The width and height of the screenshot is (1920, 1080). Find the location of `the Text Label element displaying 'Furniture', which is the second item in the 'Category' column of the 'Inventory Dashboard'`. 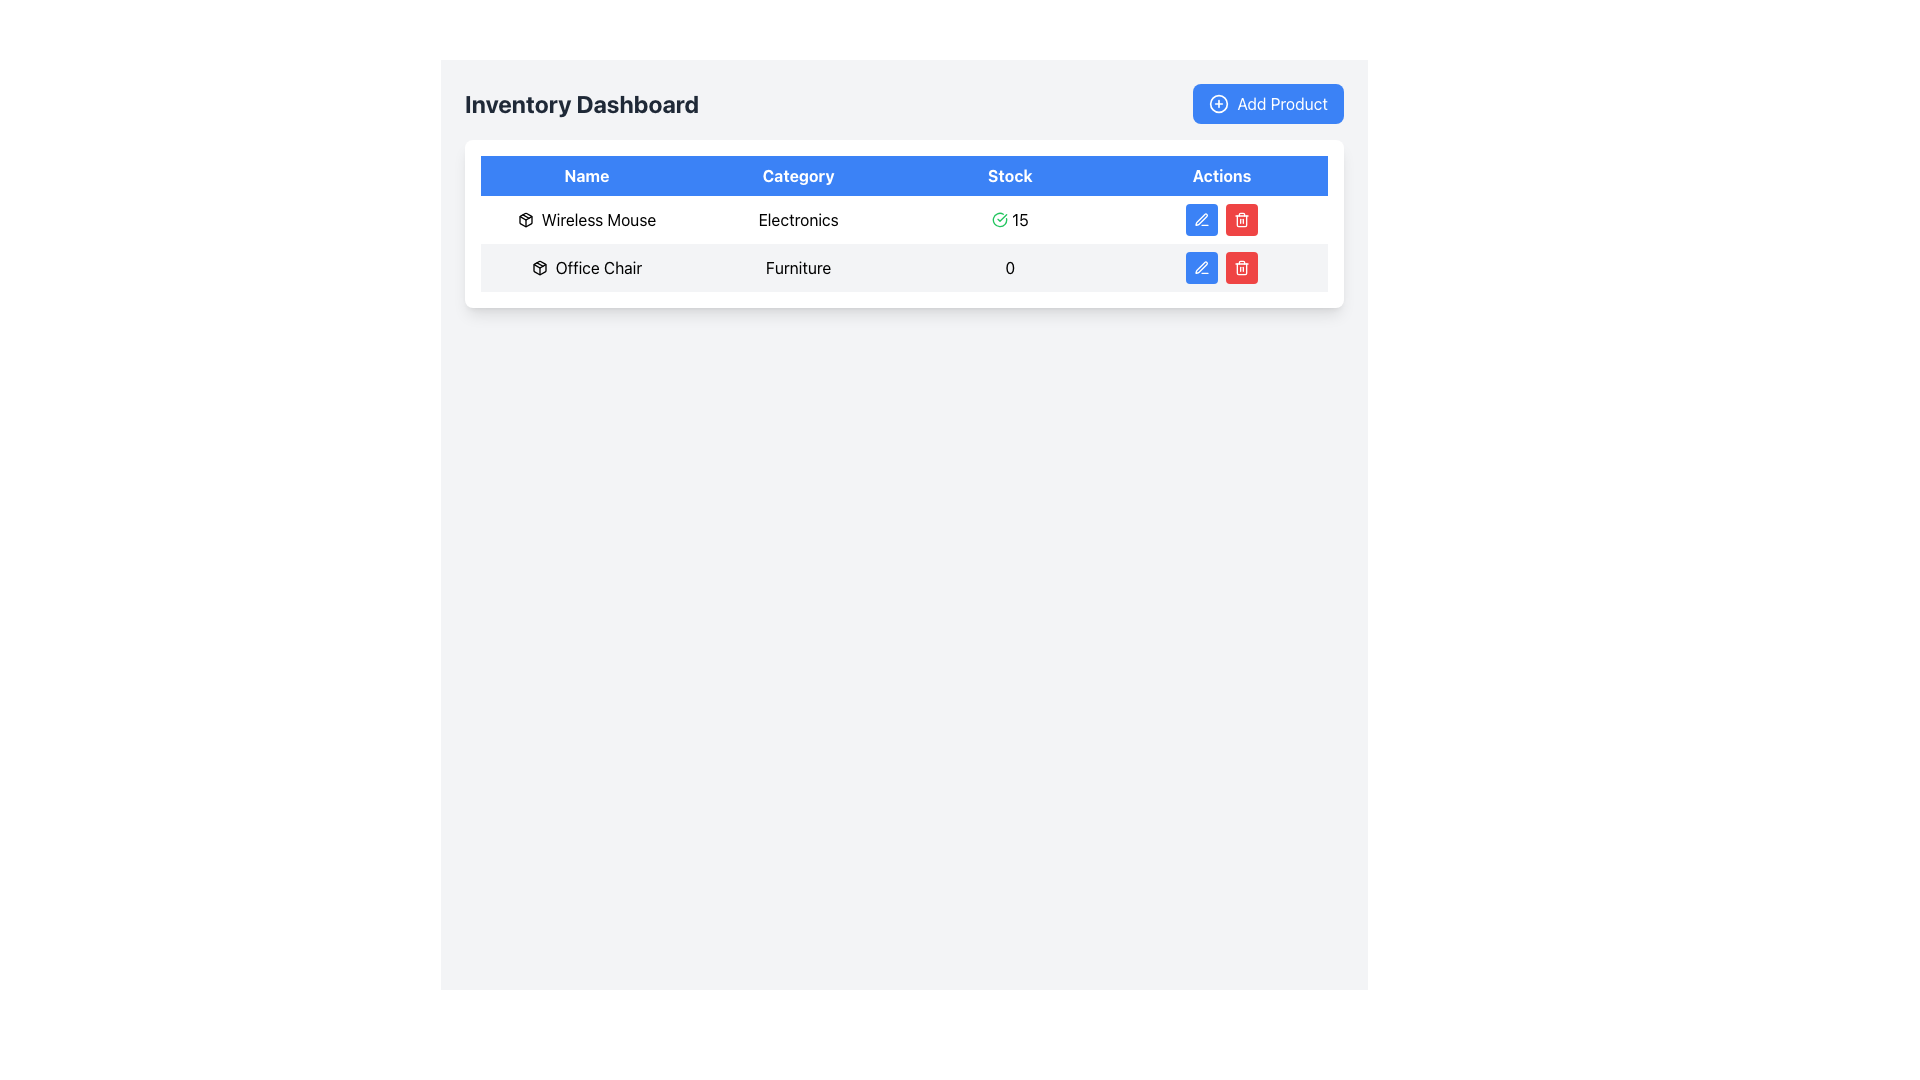

the Text Label element displaying 'Furniture', which is the second item in the 'Category' column of the 'Inventory Dashboard' is located at coordinates (797, 266).